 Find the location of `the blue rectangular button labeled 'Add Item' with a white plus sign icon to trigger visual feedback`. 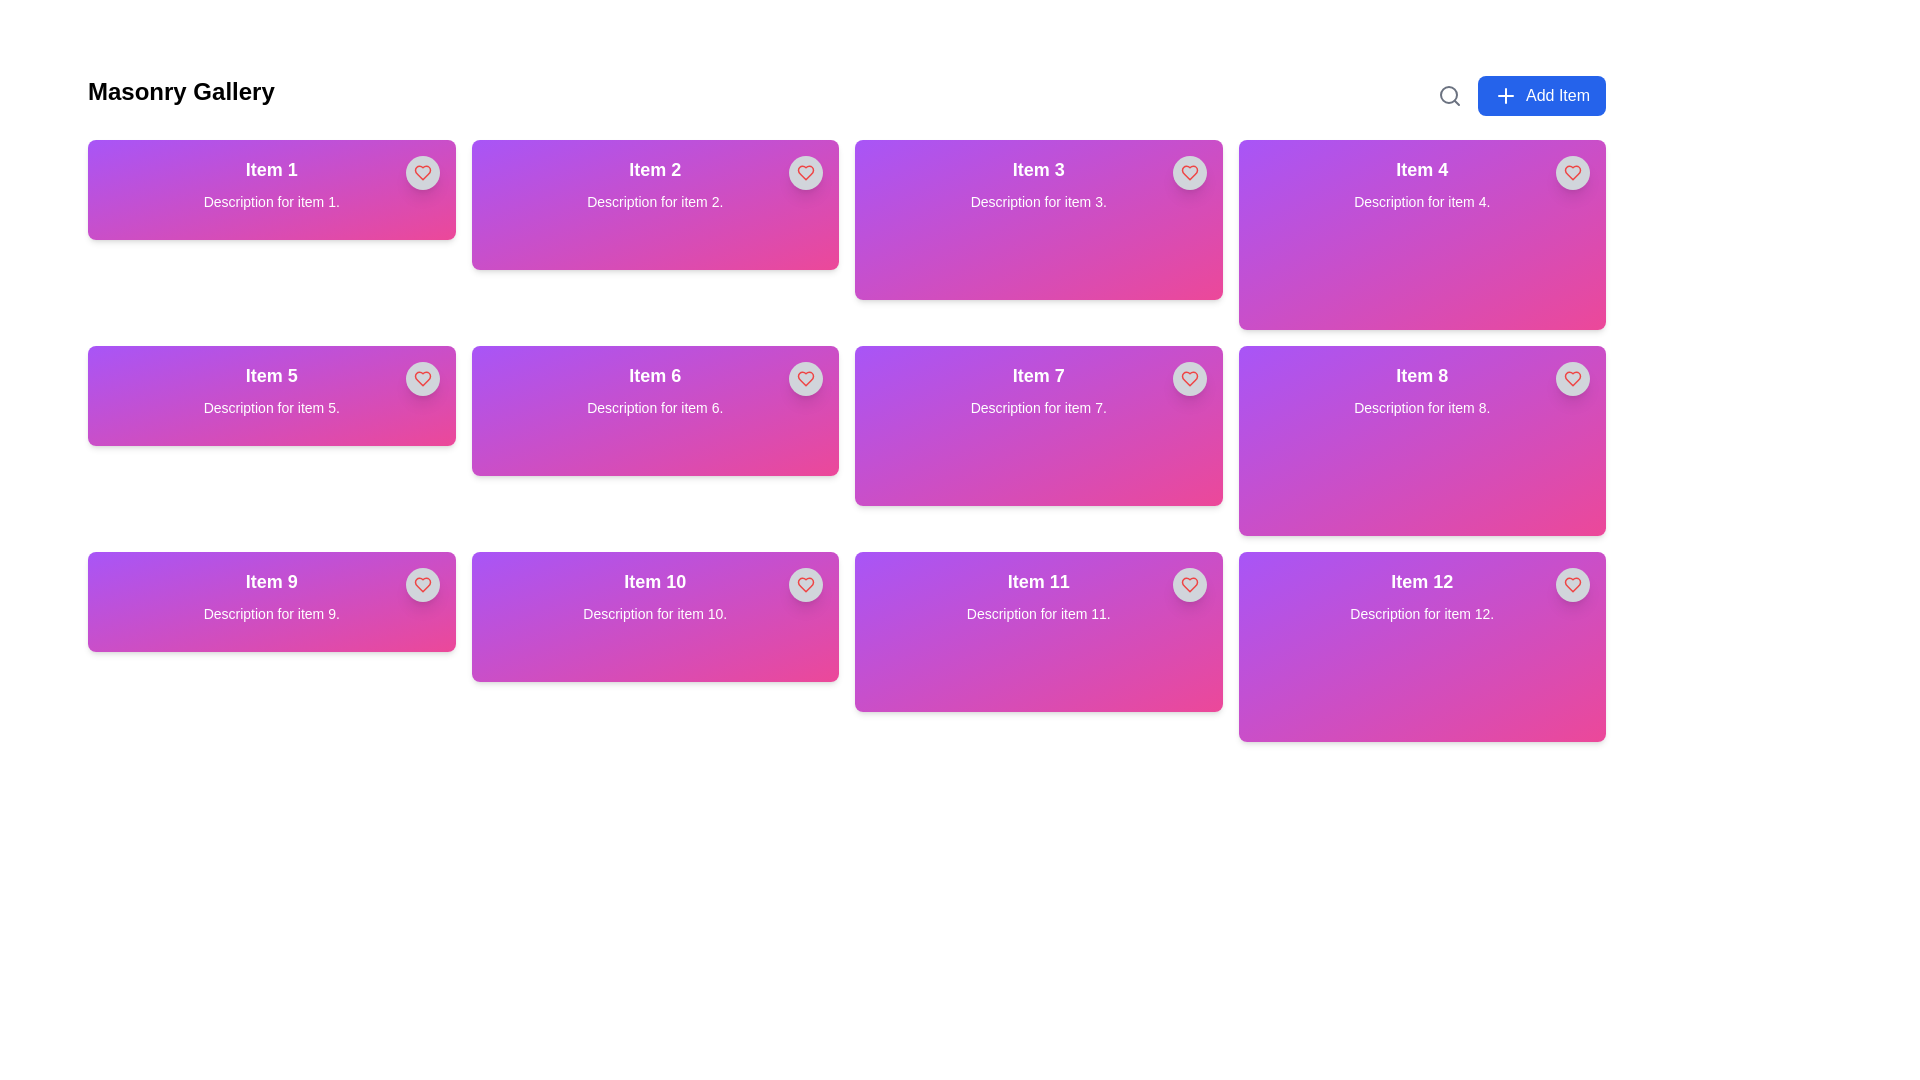

the blue rectangular button labeled 'Add Item' with a white plus sign icon to trigger visual feedback is located at coordinates (1540, 96).